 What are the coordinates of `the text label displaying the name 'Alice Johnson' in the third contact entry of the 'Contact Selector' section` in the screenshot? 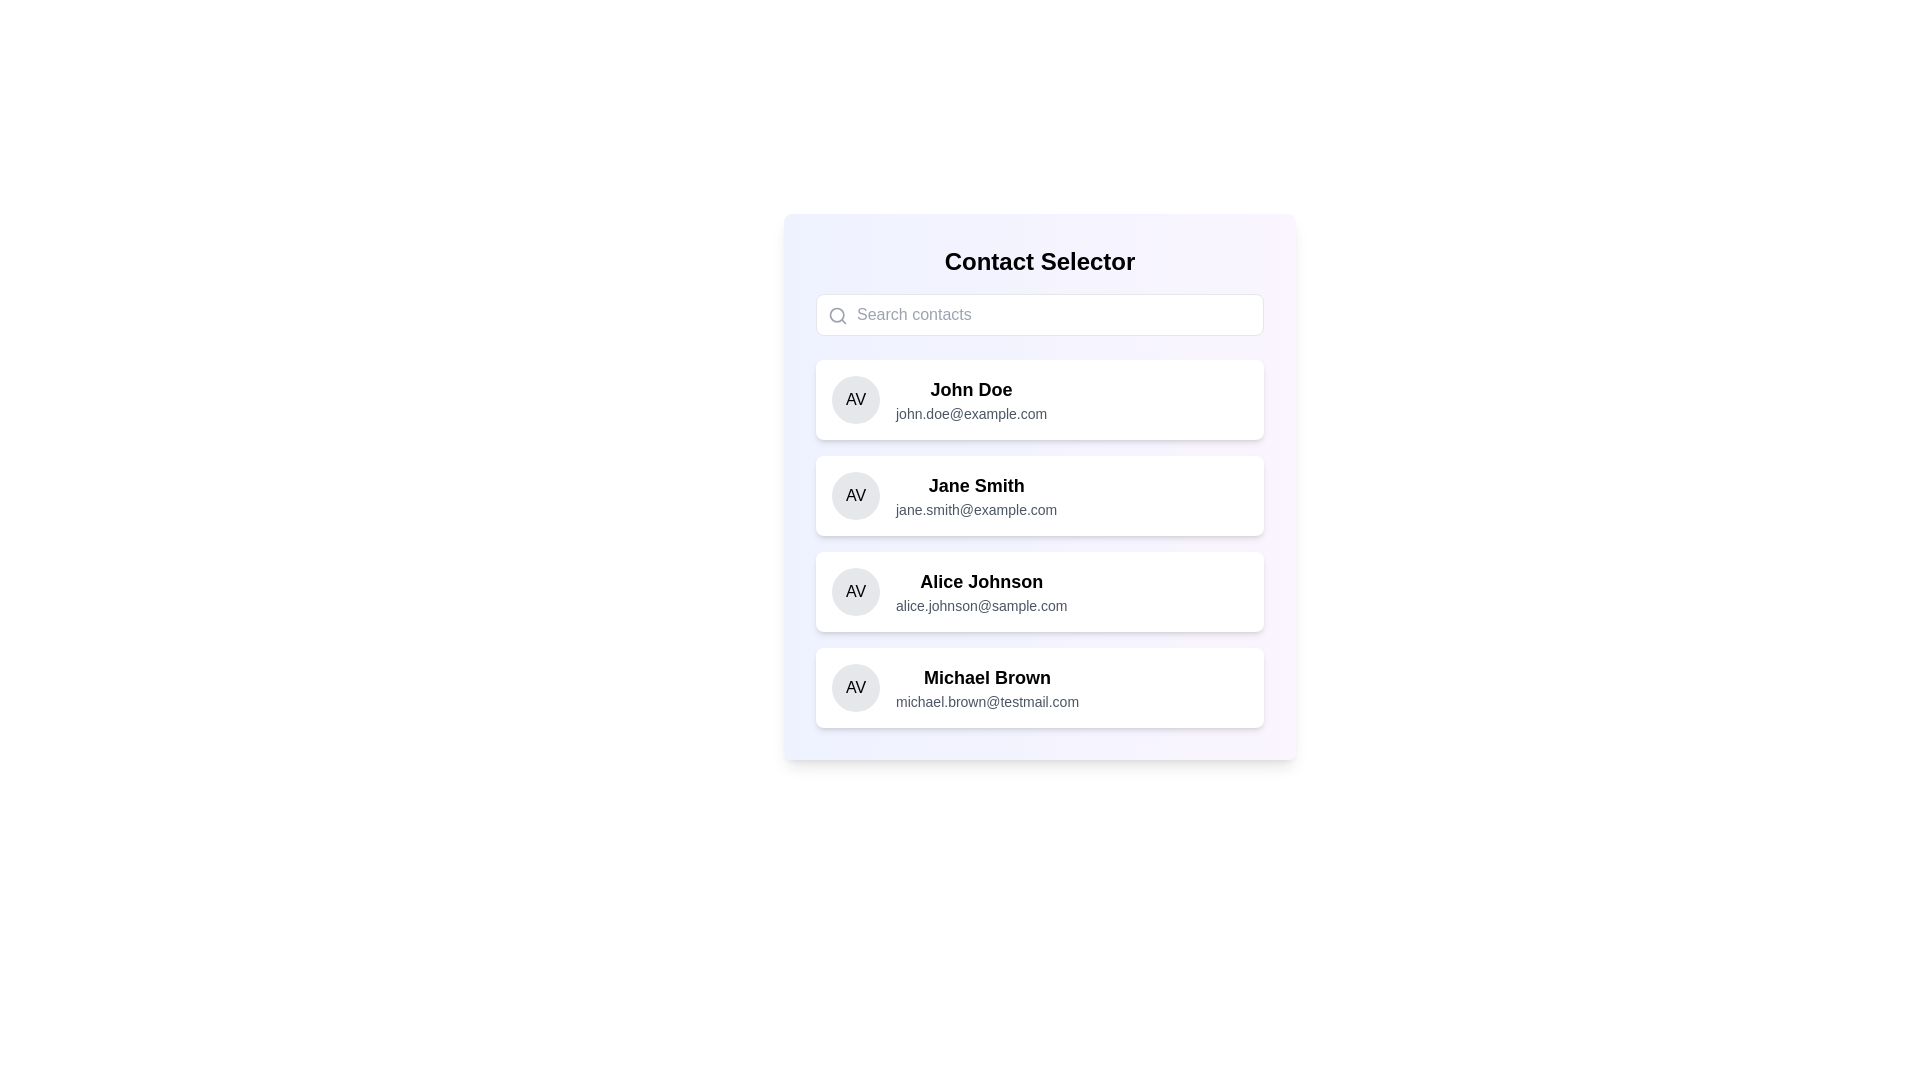 It's located at (981, 582).